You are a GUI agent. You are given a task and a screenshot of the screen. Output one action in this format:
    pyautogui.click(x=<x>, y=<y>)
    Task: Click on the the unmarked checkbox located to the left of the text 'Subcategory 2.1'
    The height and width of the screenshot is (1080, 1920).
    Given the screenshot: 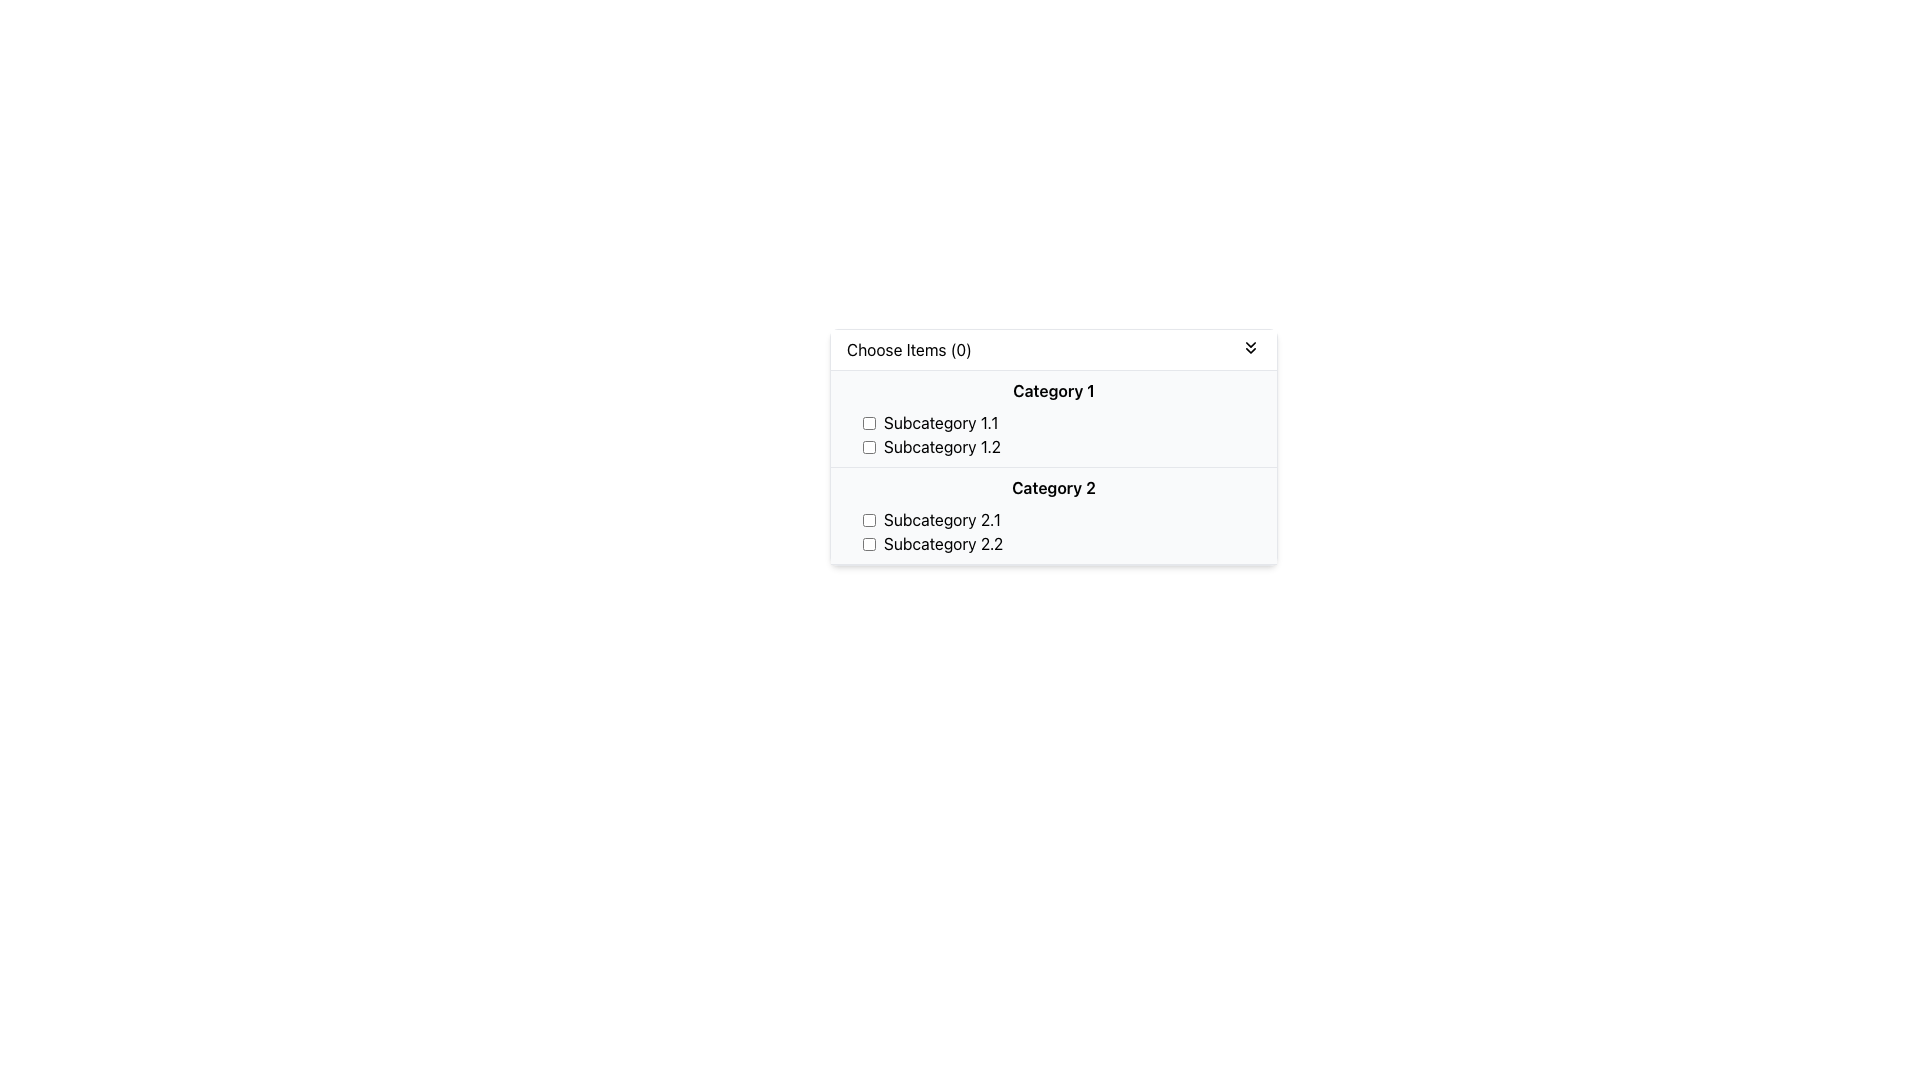 What is the action you would take?
    pyautogui.click(x=869, y=519)
    